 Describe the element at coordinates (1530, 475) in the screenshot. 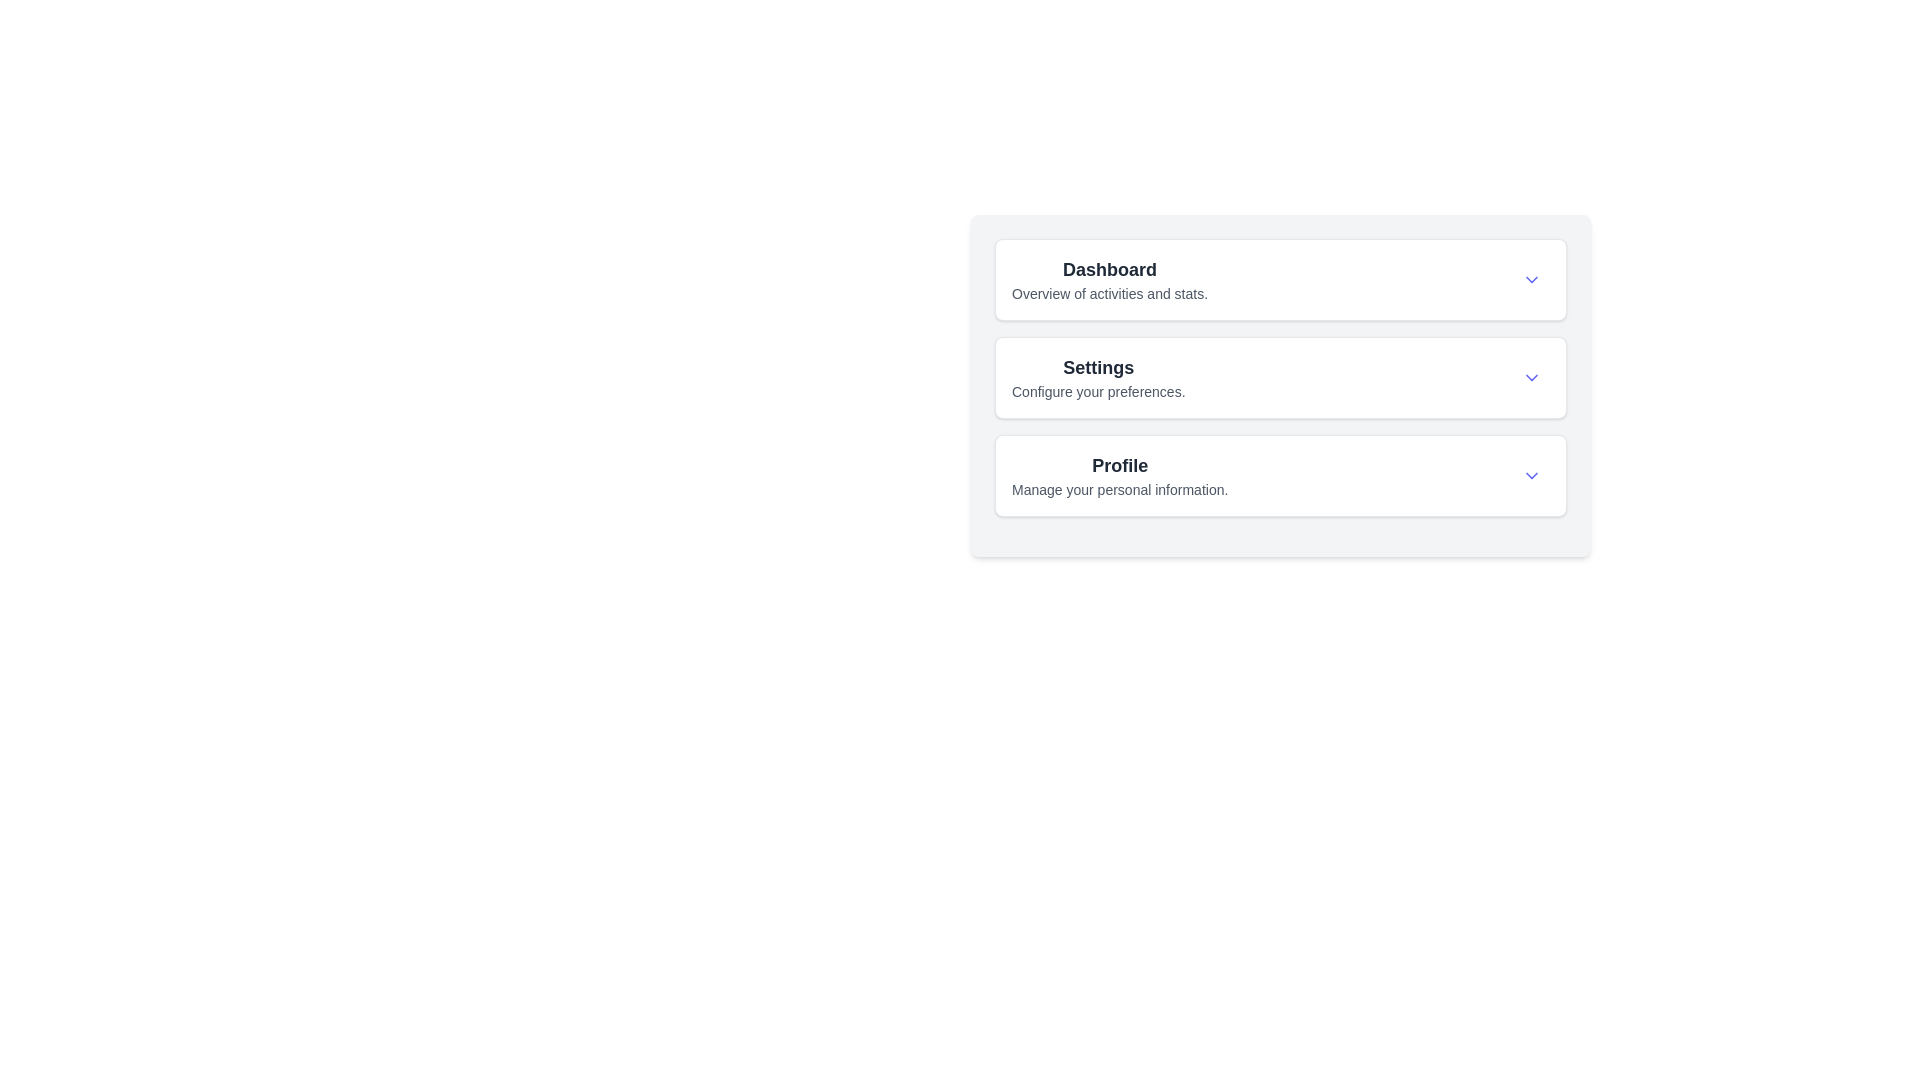

I see `the chevron icon for the 'Profile' section` at that location.